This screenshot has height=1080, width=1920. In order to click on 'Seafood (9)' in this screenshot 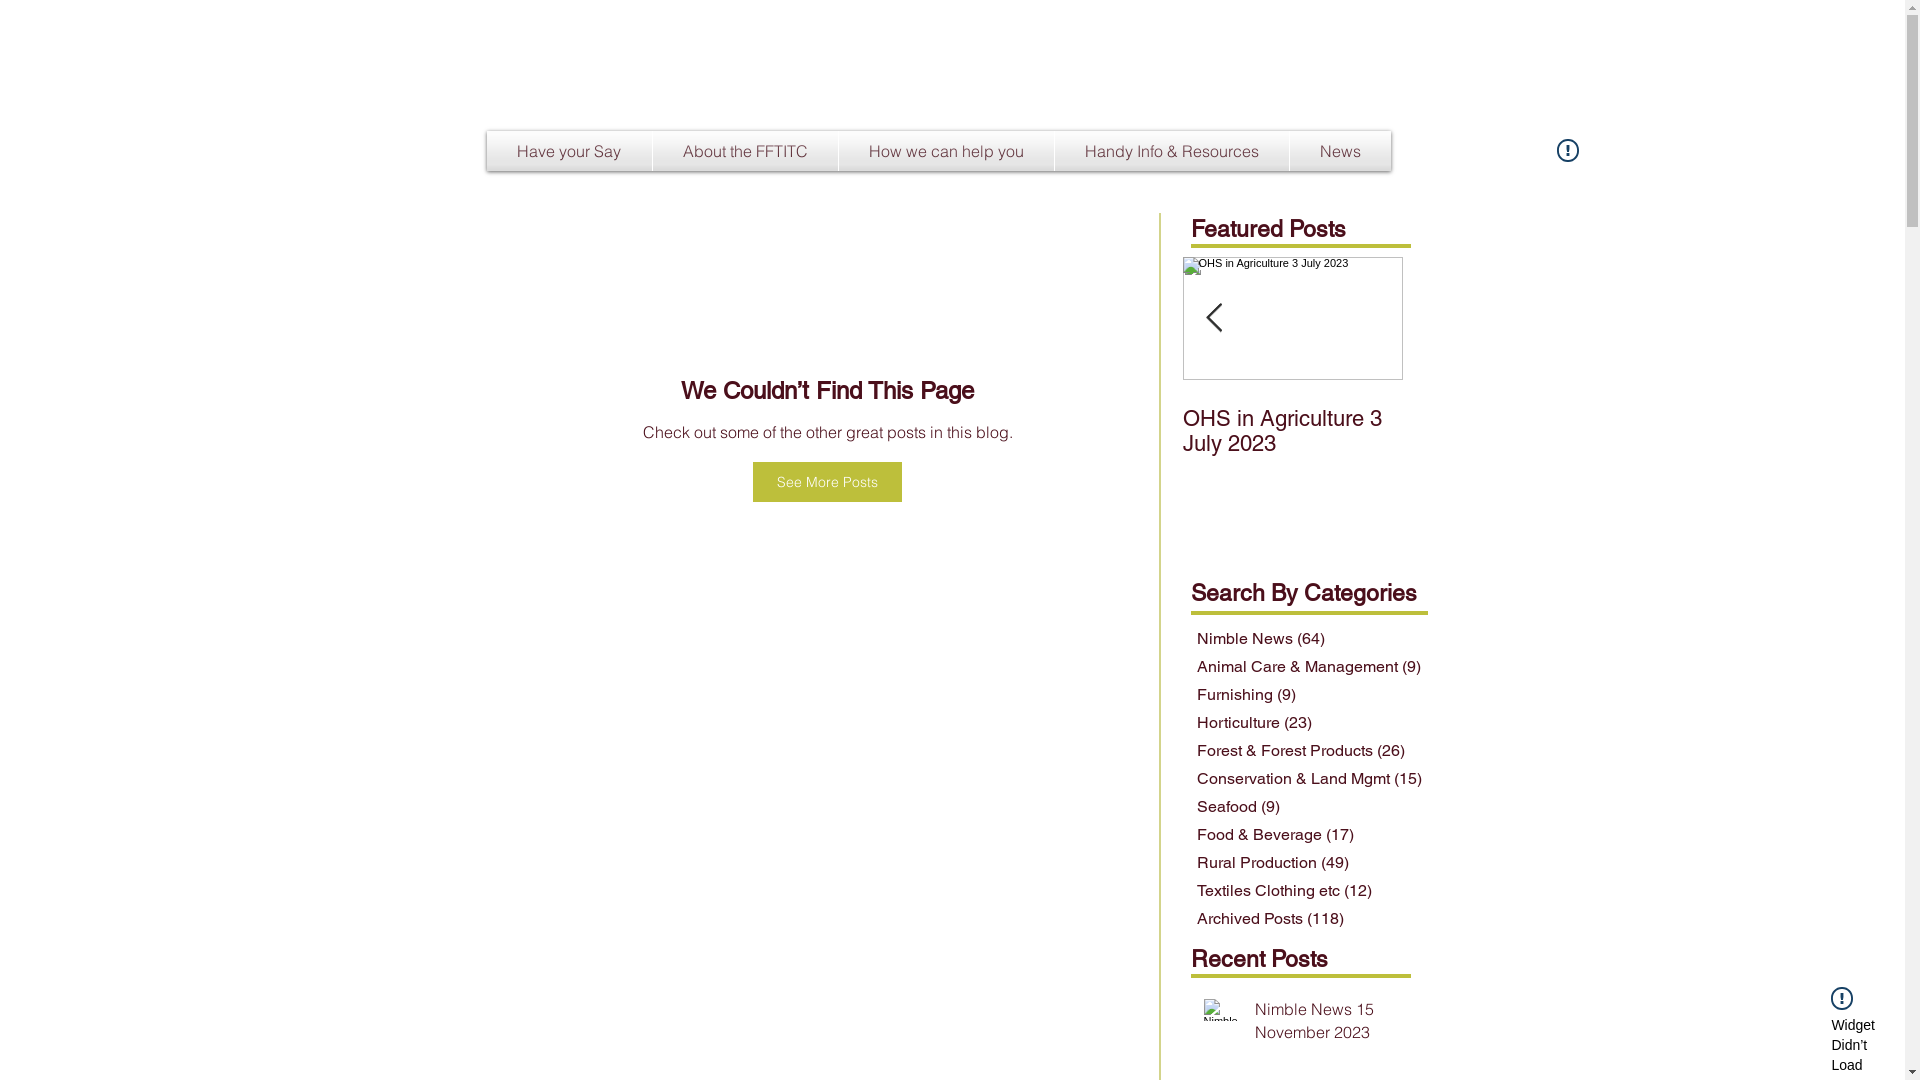, I will do `click(1310, 805)`.